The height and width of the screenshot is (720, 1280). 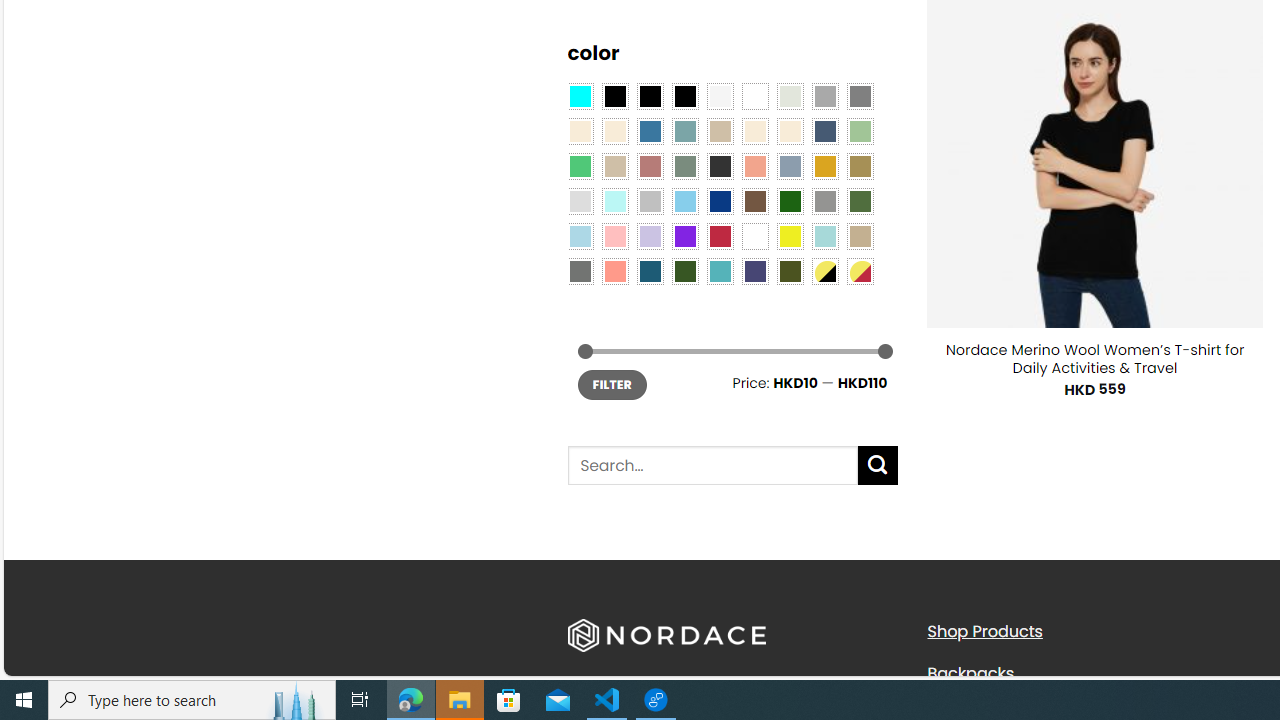 What do you see at coordinates (720, 95) in the screenshot?
I see `'Pearly White'` at bounding box center [720, 95].